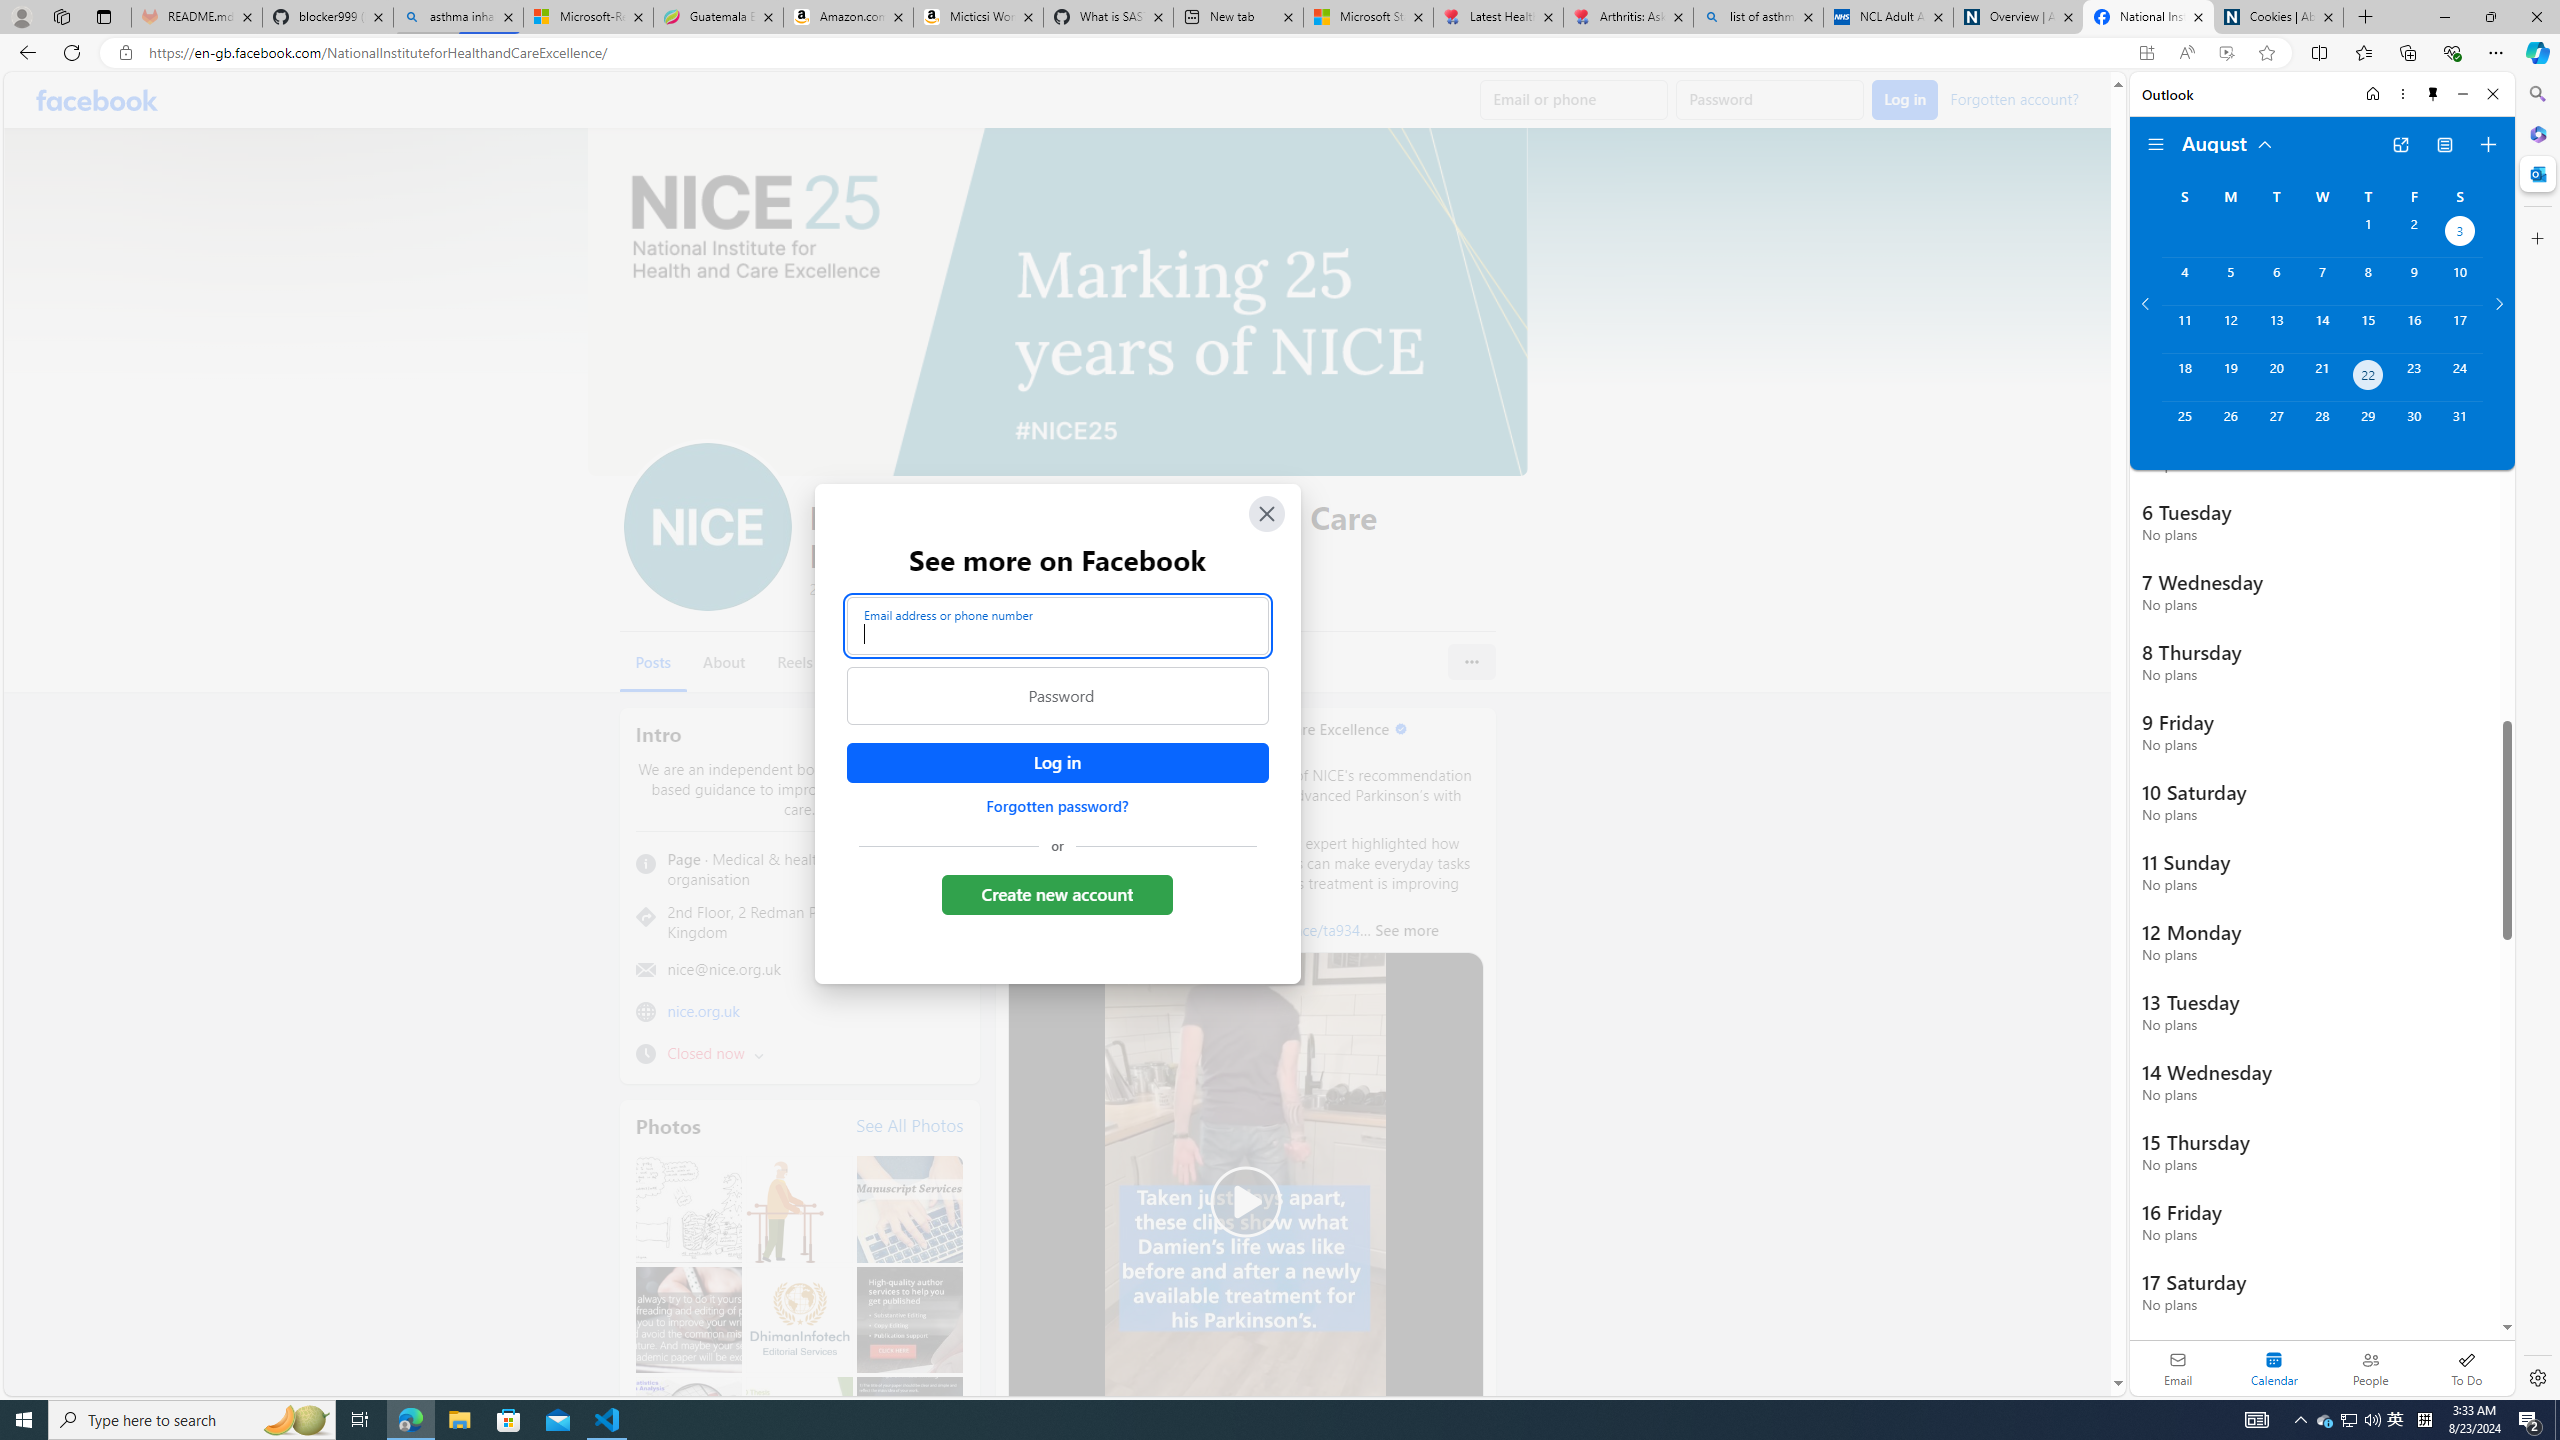 This screenshot has height=1440, width=2560. I want to click on 'Selected calendar module. Date today is 22', so click(2274, 1367).